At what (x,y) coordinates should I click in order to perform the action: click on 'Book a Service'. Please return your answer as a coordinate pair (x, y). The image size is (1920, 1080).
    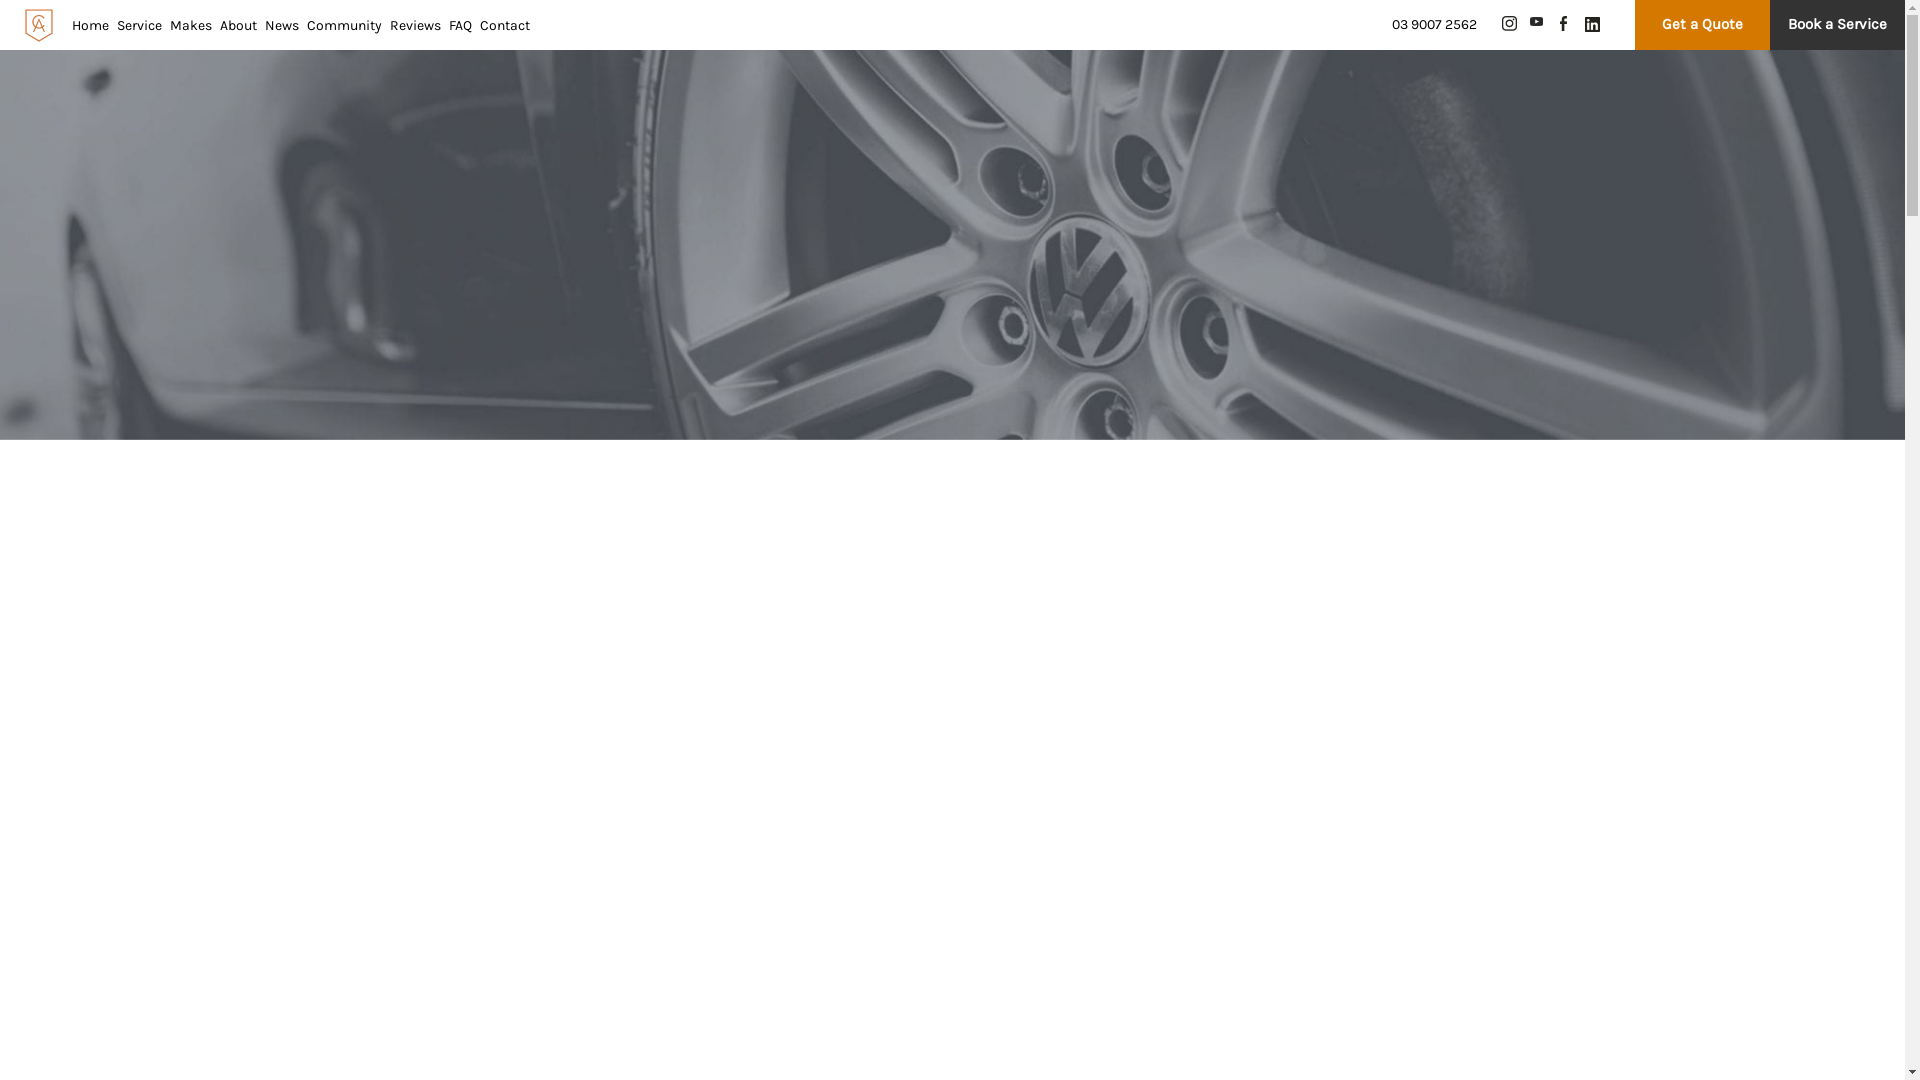
    Looking at the image, I should click on (1770, 23).